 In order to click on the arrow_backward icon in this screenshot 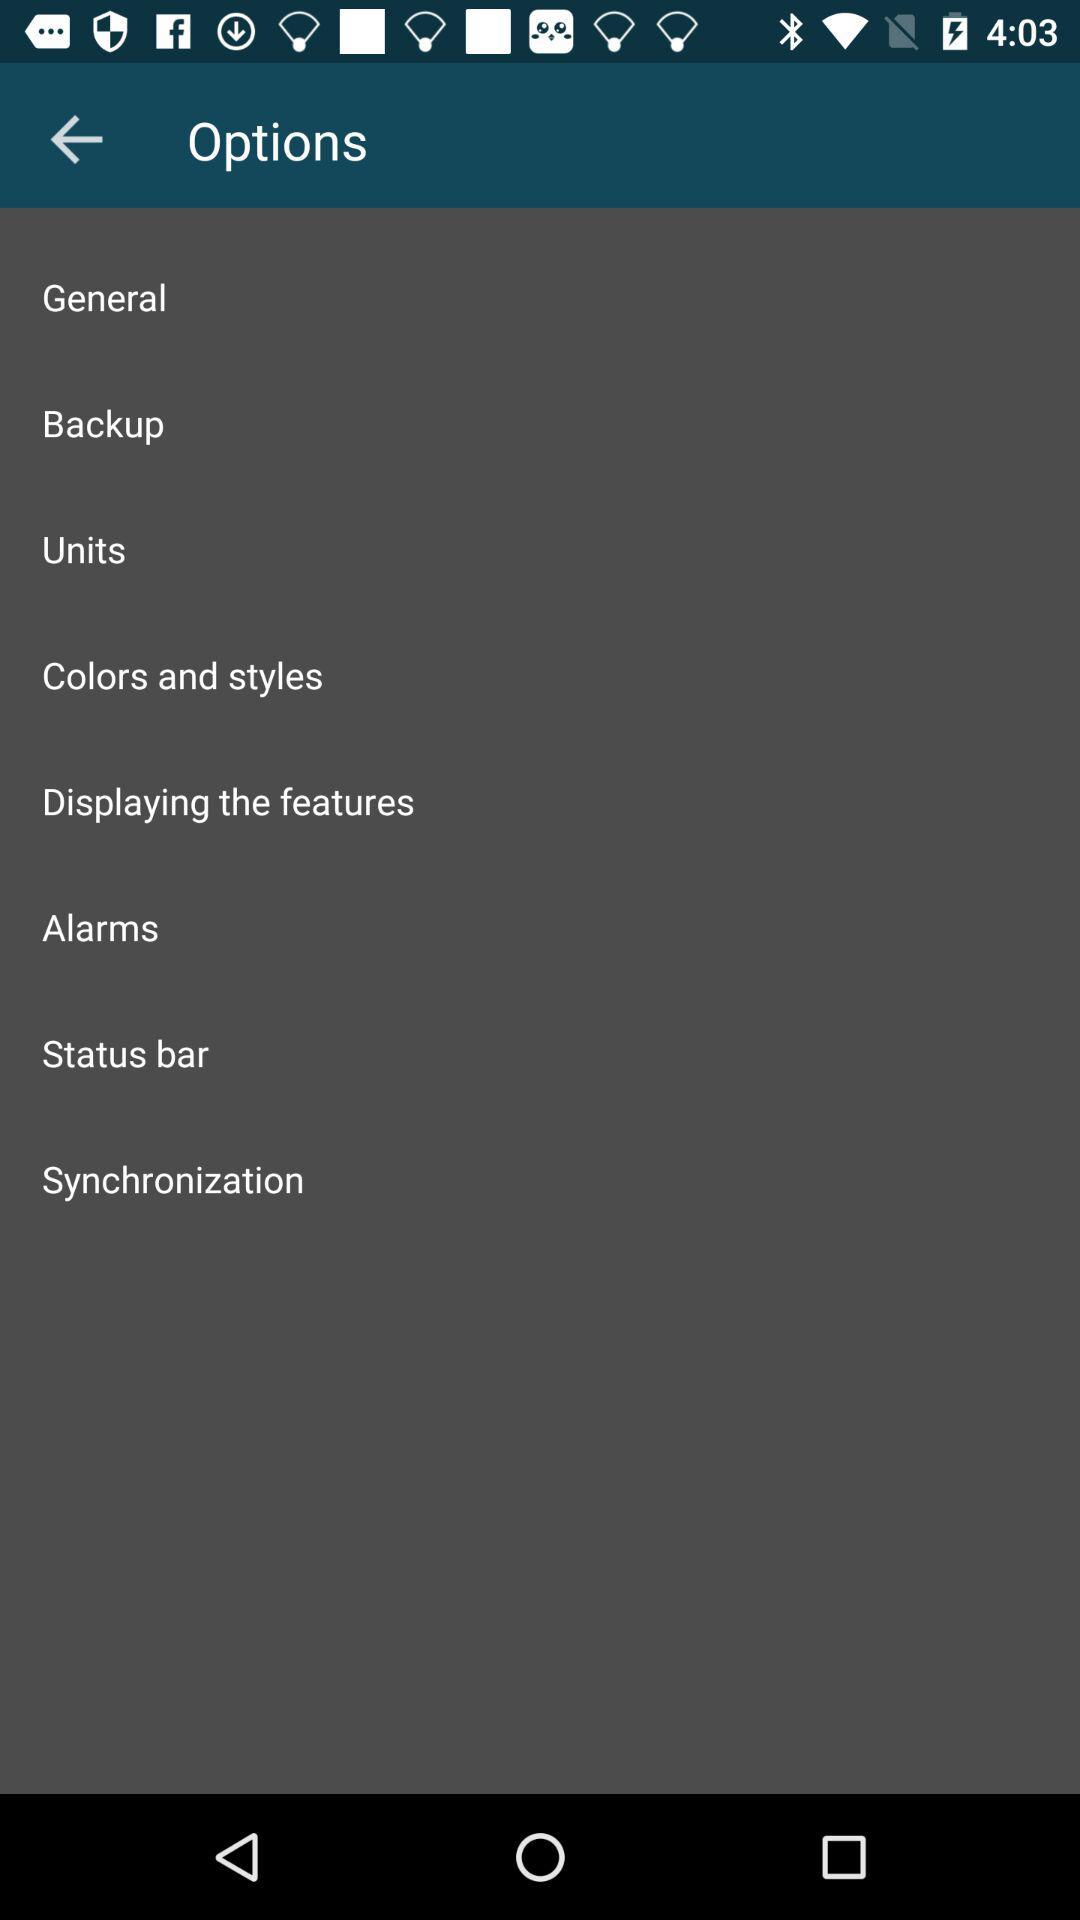, I will do `click(75, 138)`.